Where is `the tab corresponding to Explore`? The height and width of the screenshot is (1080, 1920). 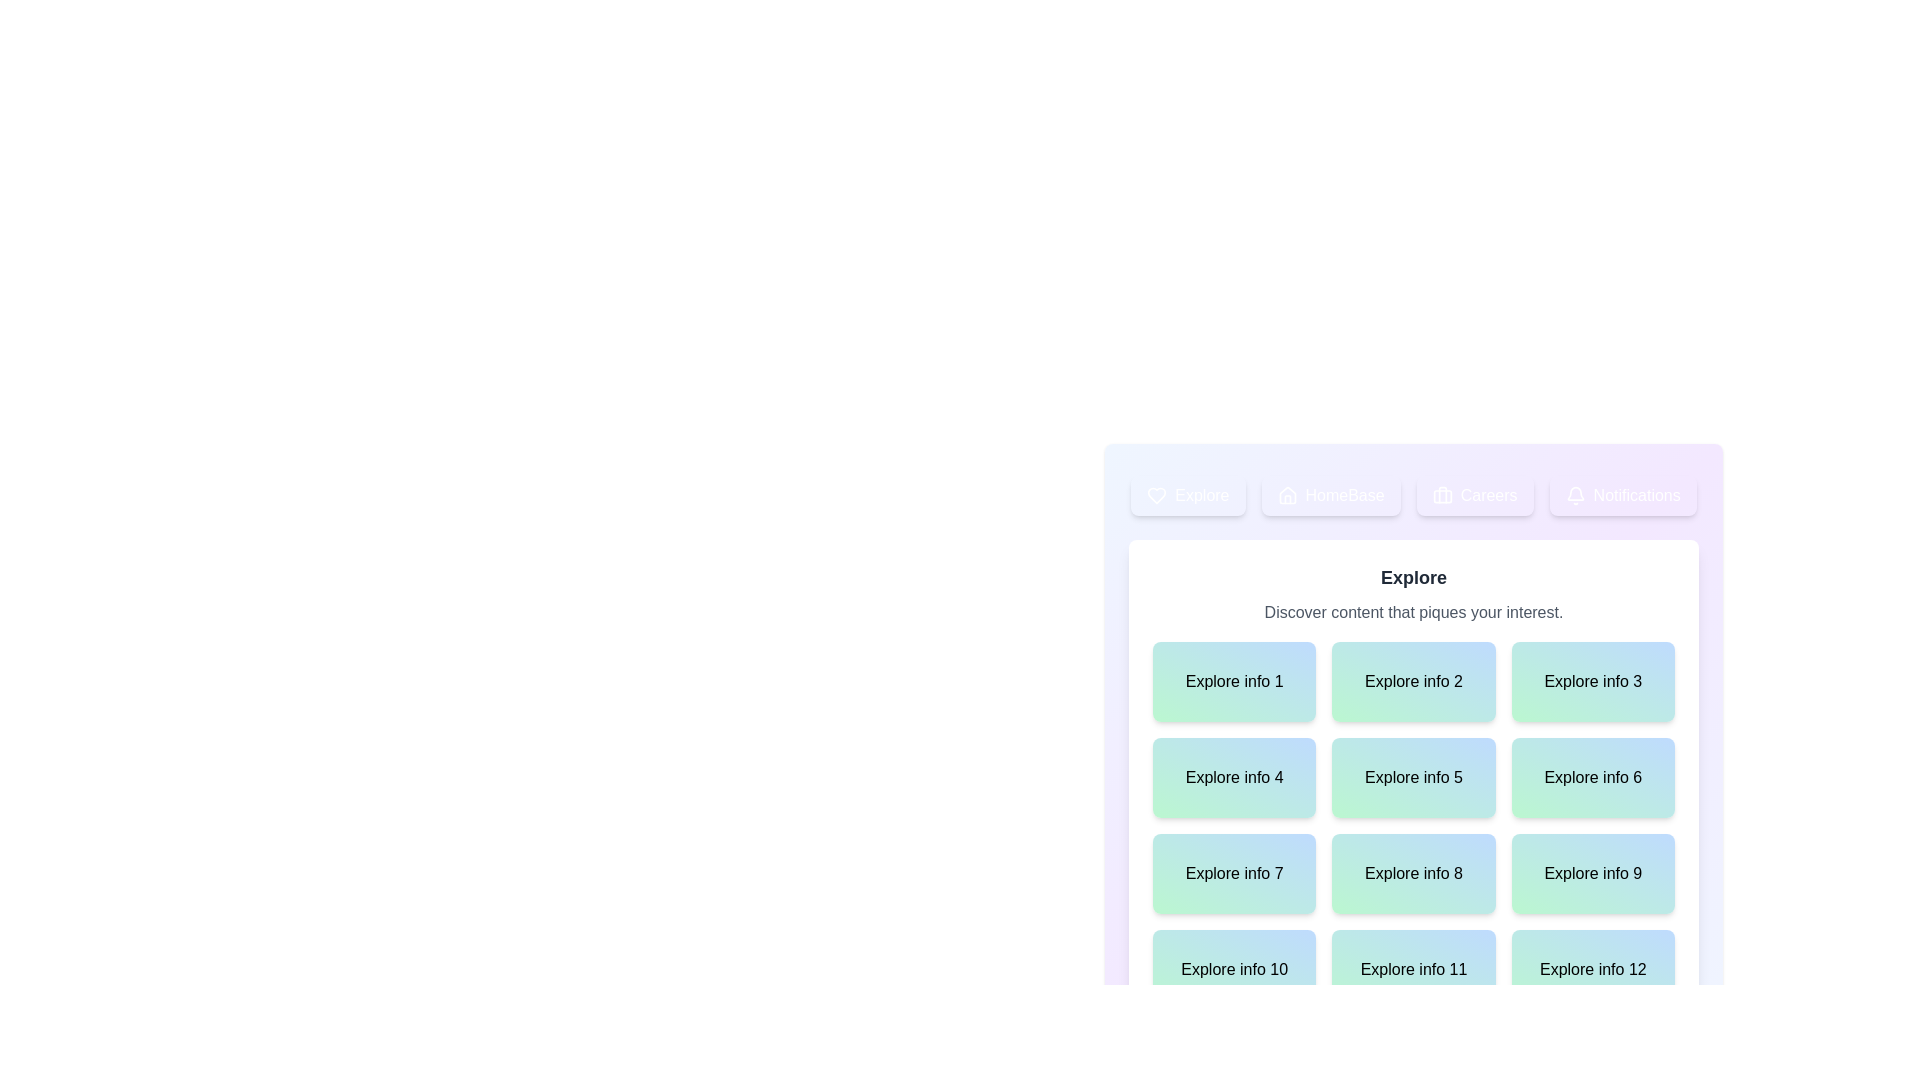
the tab corresponding to Explore is located at coordinates (1188, 495).